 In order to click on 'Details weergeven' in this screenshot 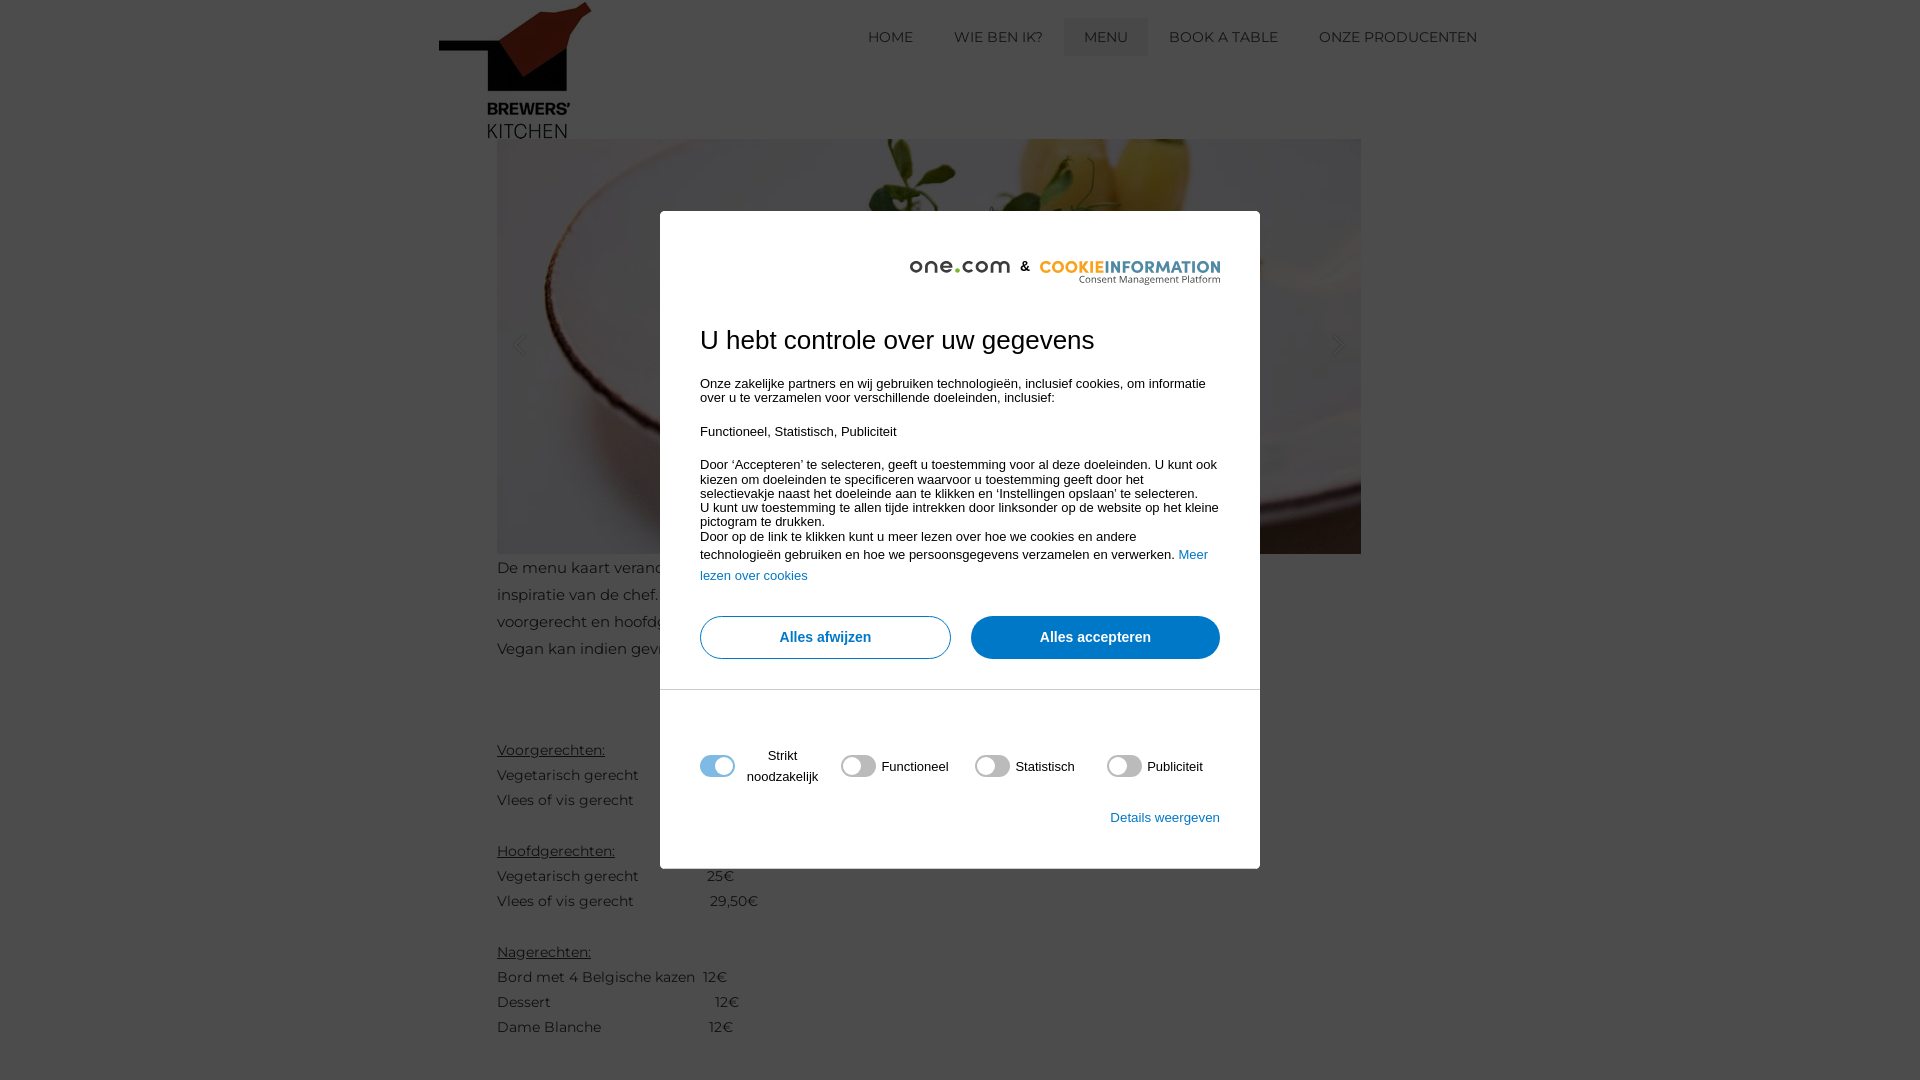, I will do `click(1165, 817)`.